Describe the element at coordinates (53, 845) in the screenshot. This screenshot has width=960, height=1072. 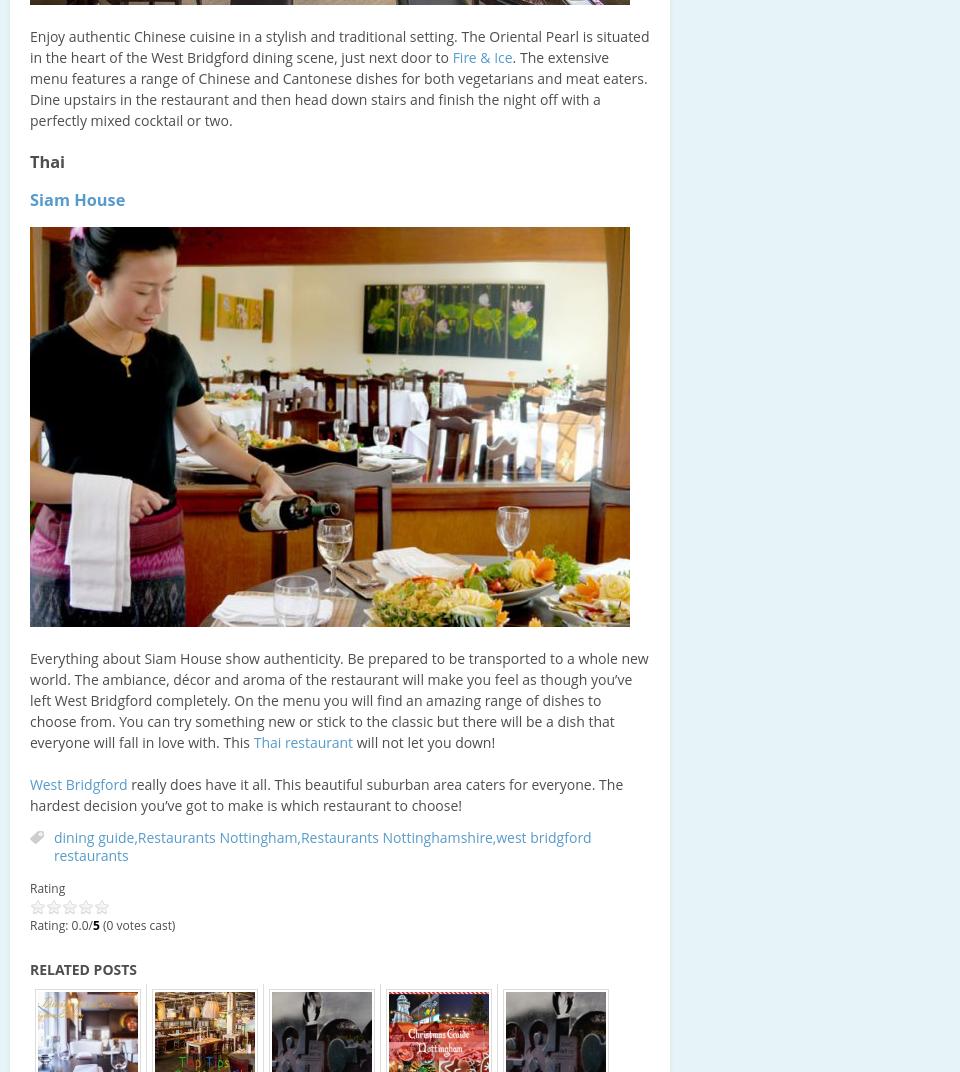
I see `'west bridgford restaurants'` at that location.